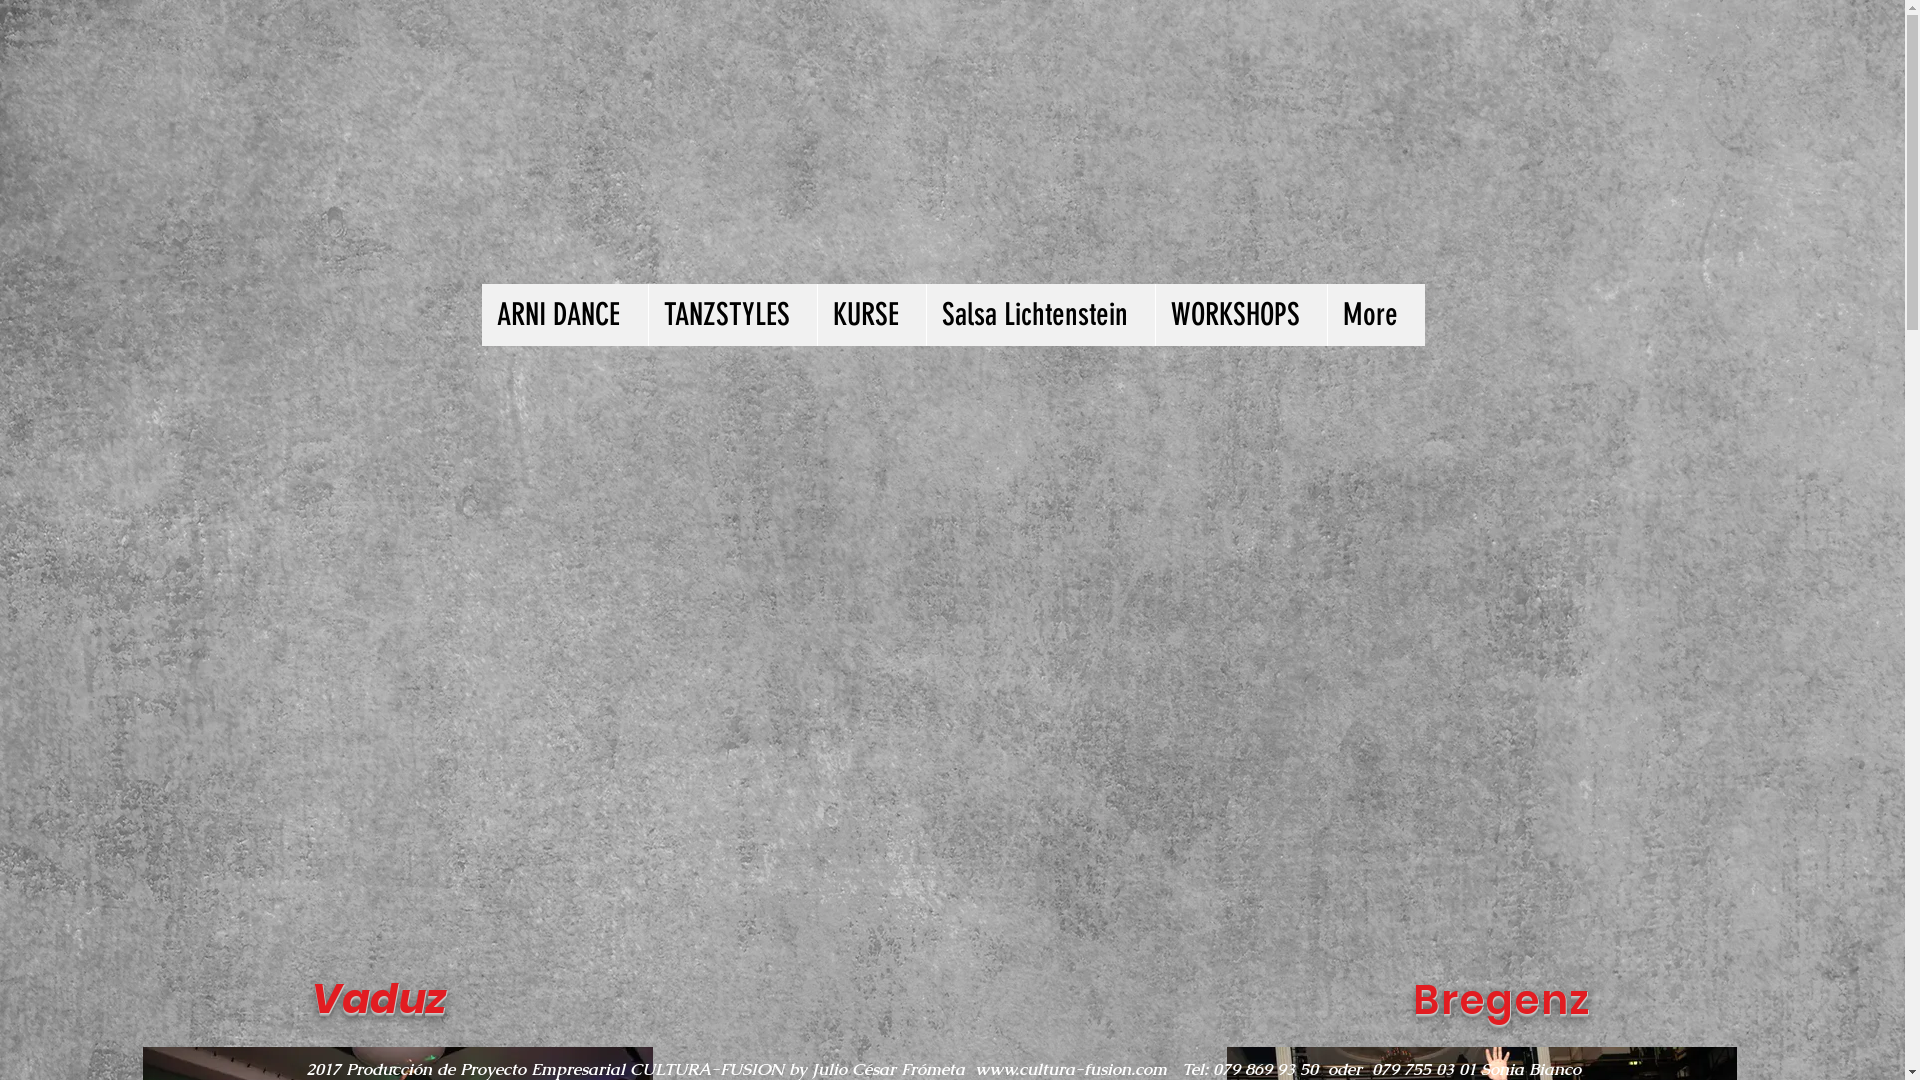 The image size is (1920, 1080). Describe the element at coordinates (564, 315) in the screenshot. I see `'ARNI DANCE'` at that location.